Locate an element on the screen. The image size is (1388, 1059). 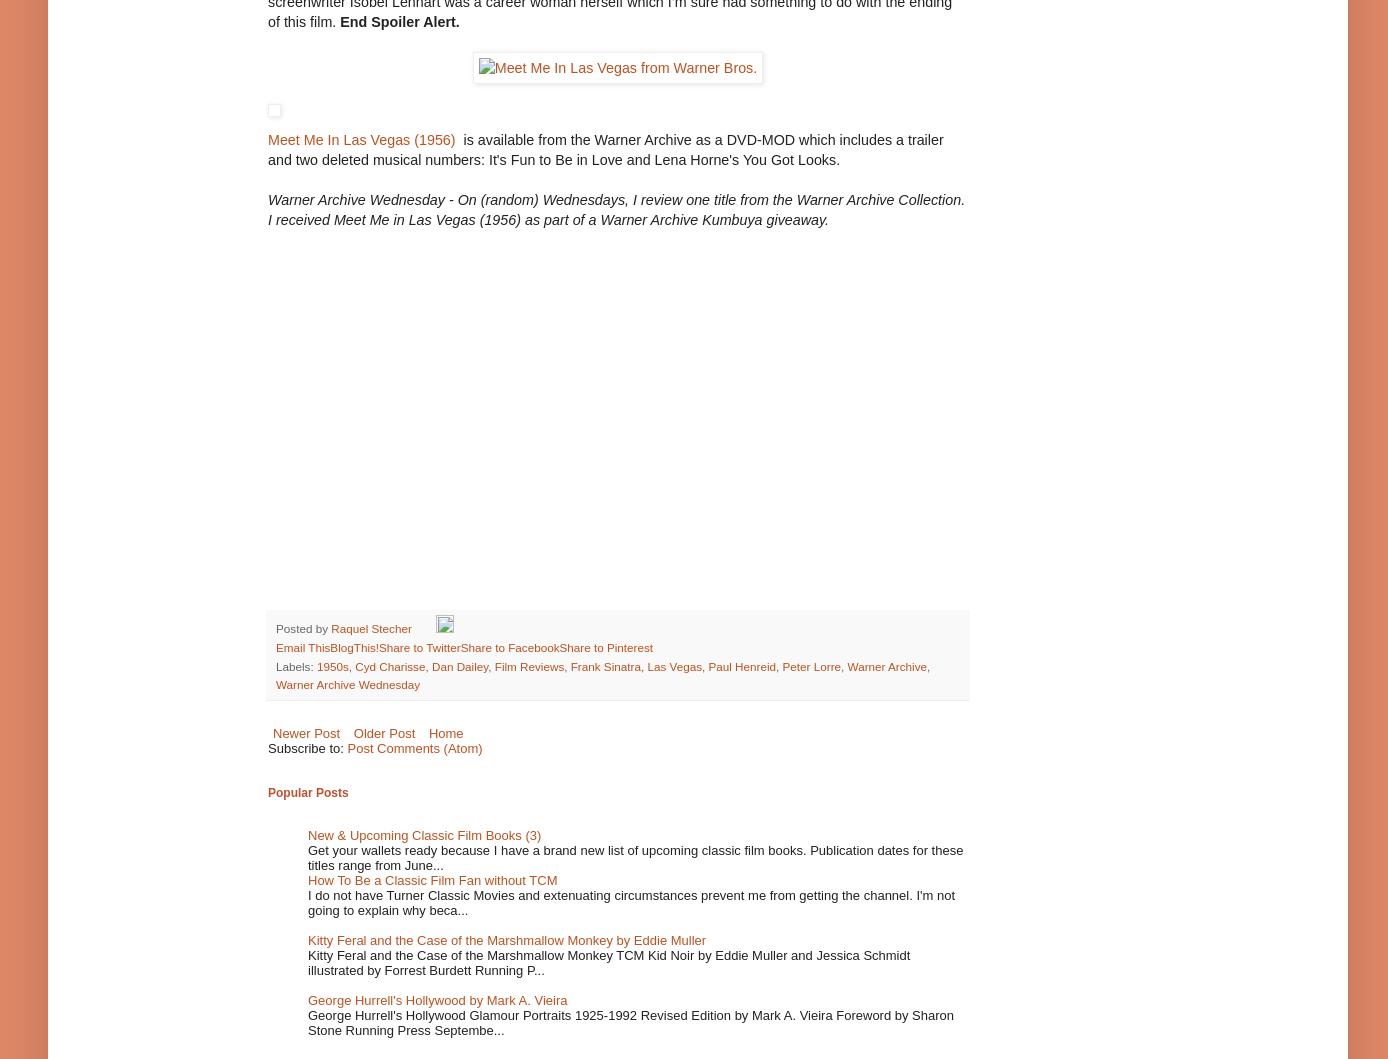
'Raquel Stecher' is located at coordinates (371, 627).